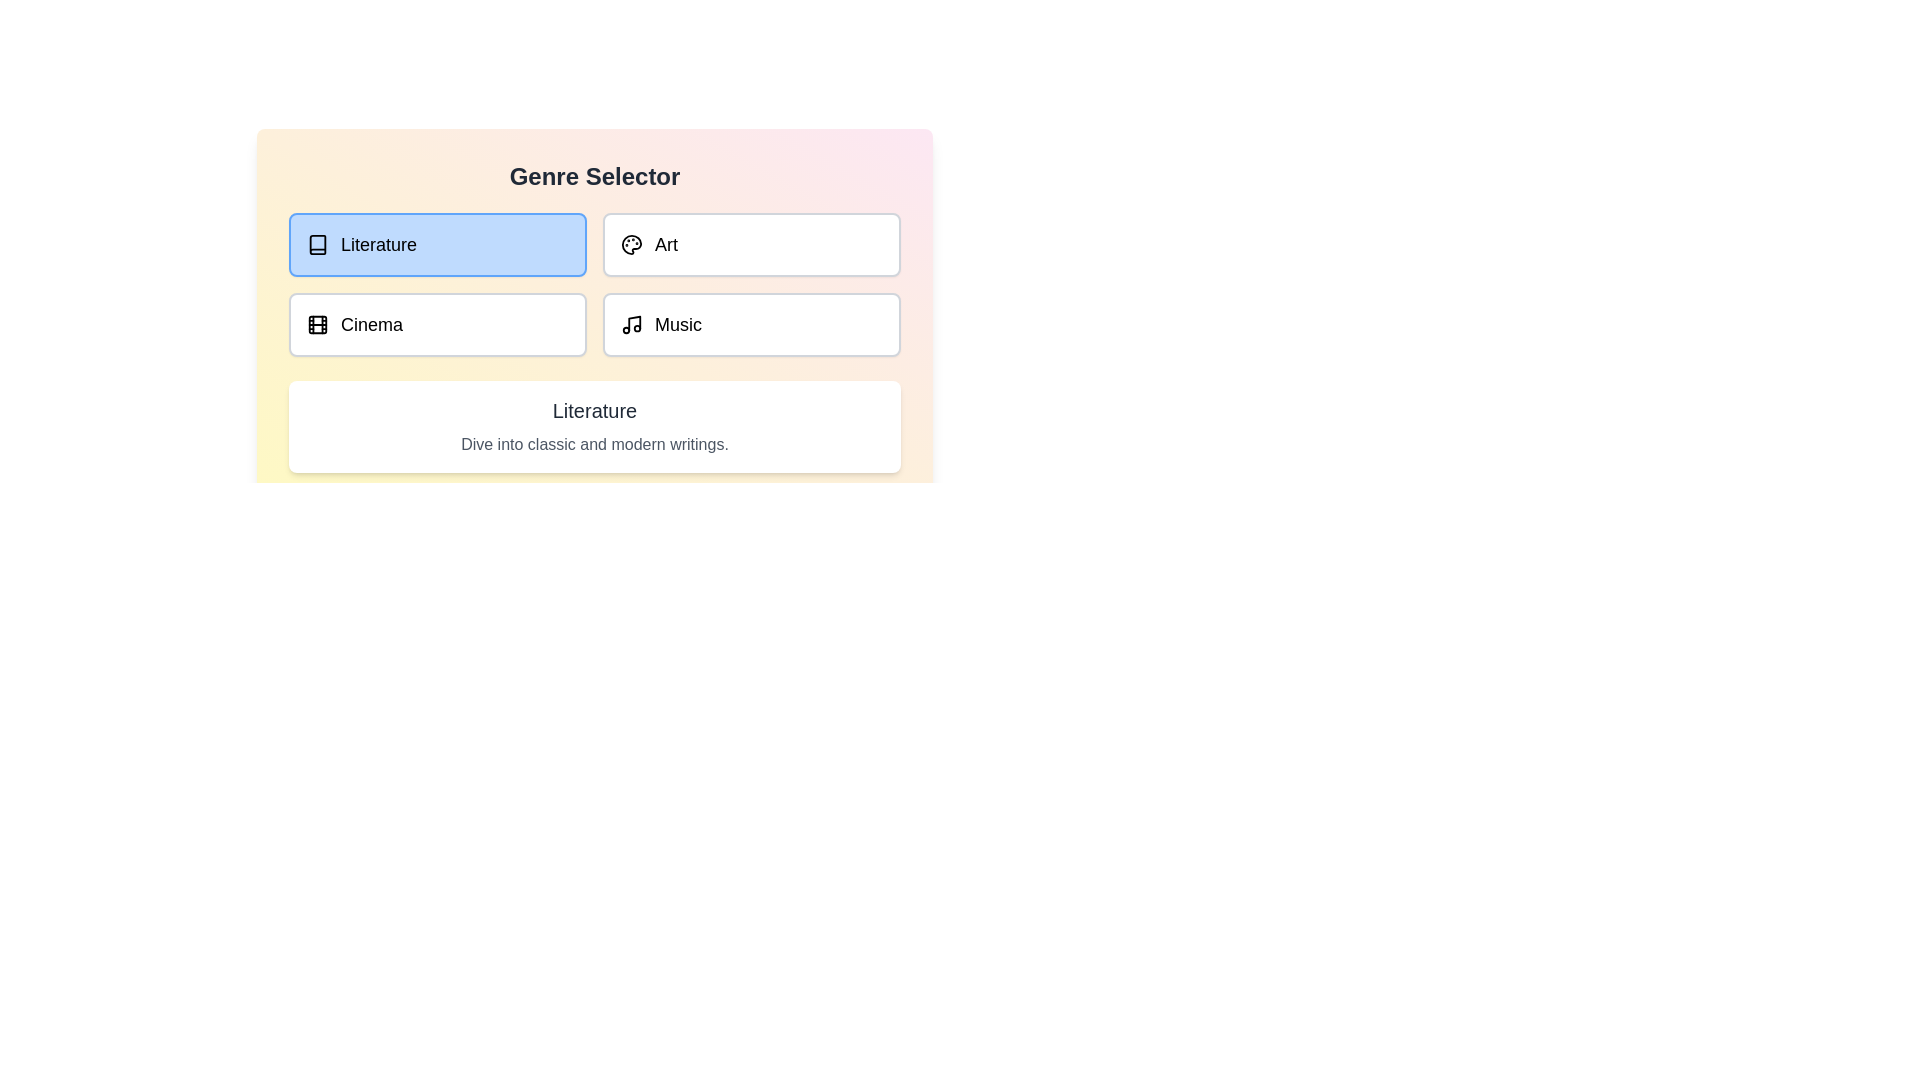  I want to click on the 'Cinema' selectable card in the genre selection interface, so click(436, 323).